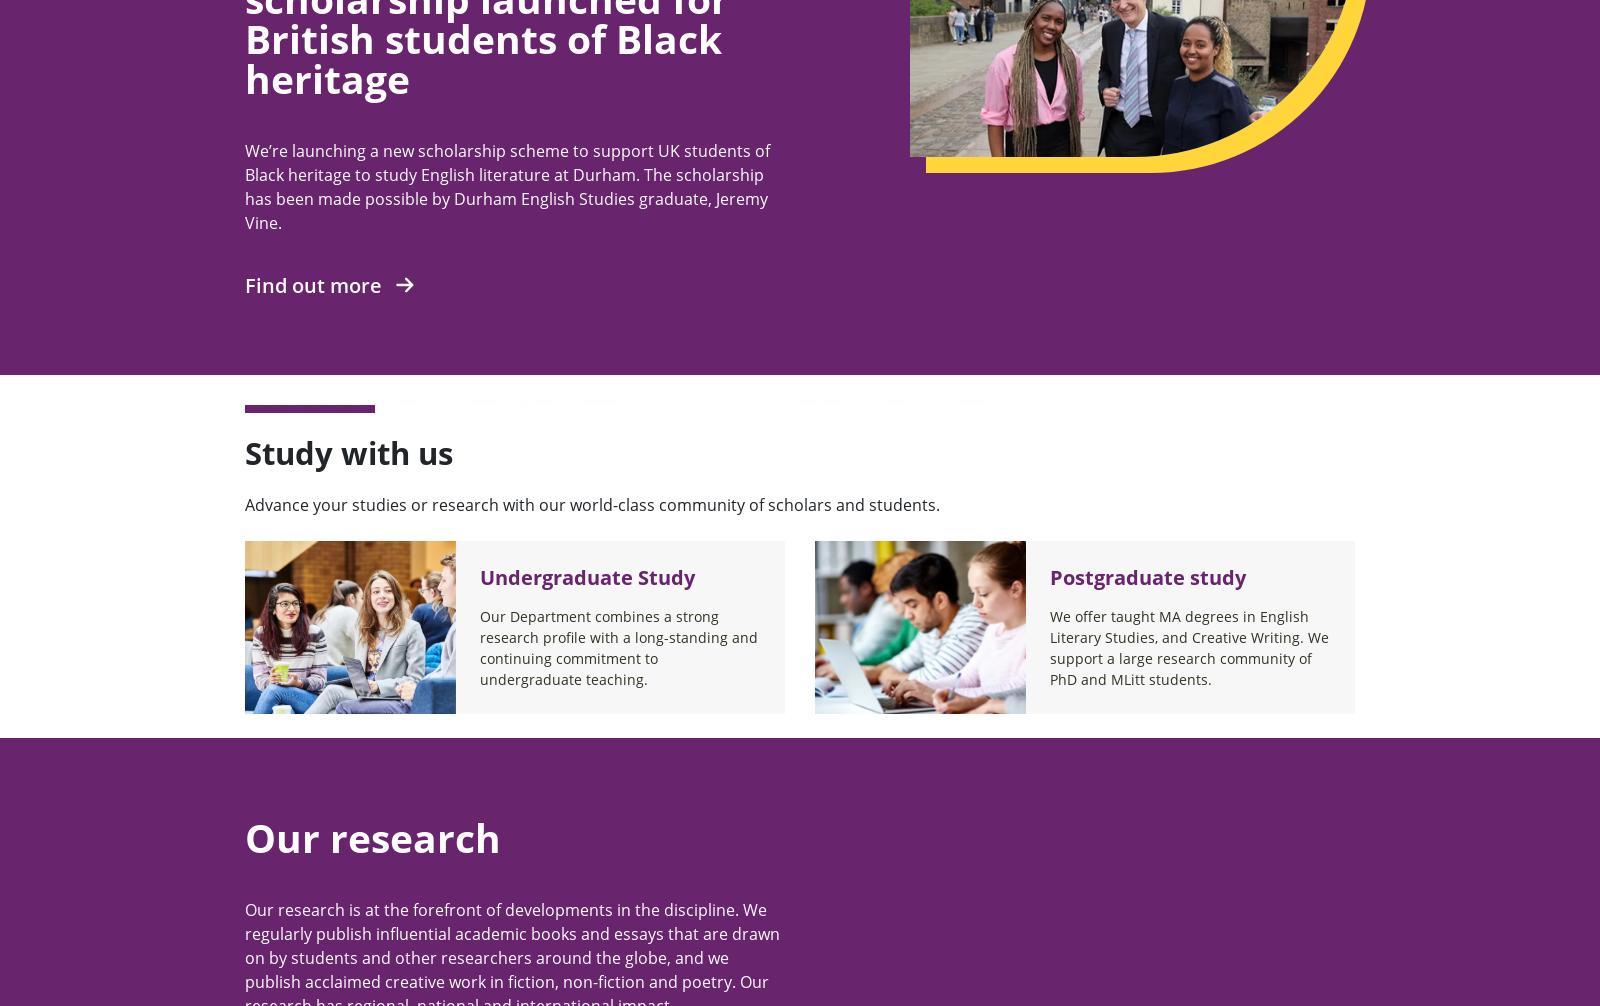 Image resolution: width=1600 pixels, height=1006 pixels. I want to click on 'DH1 3LE', so click(272, 264).